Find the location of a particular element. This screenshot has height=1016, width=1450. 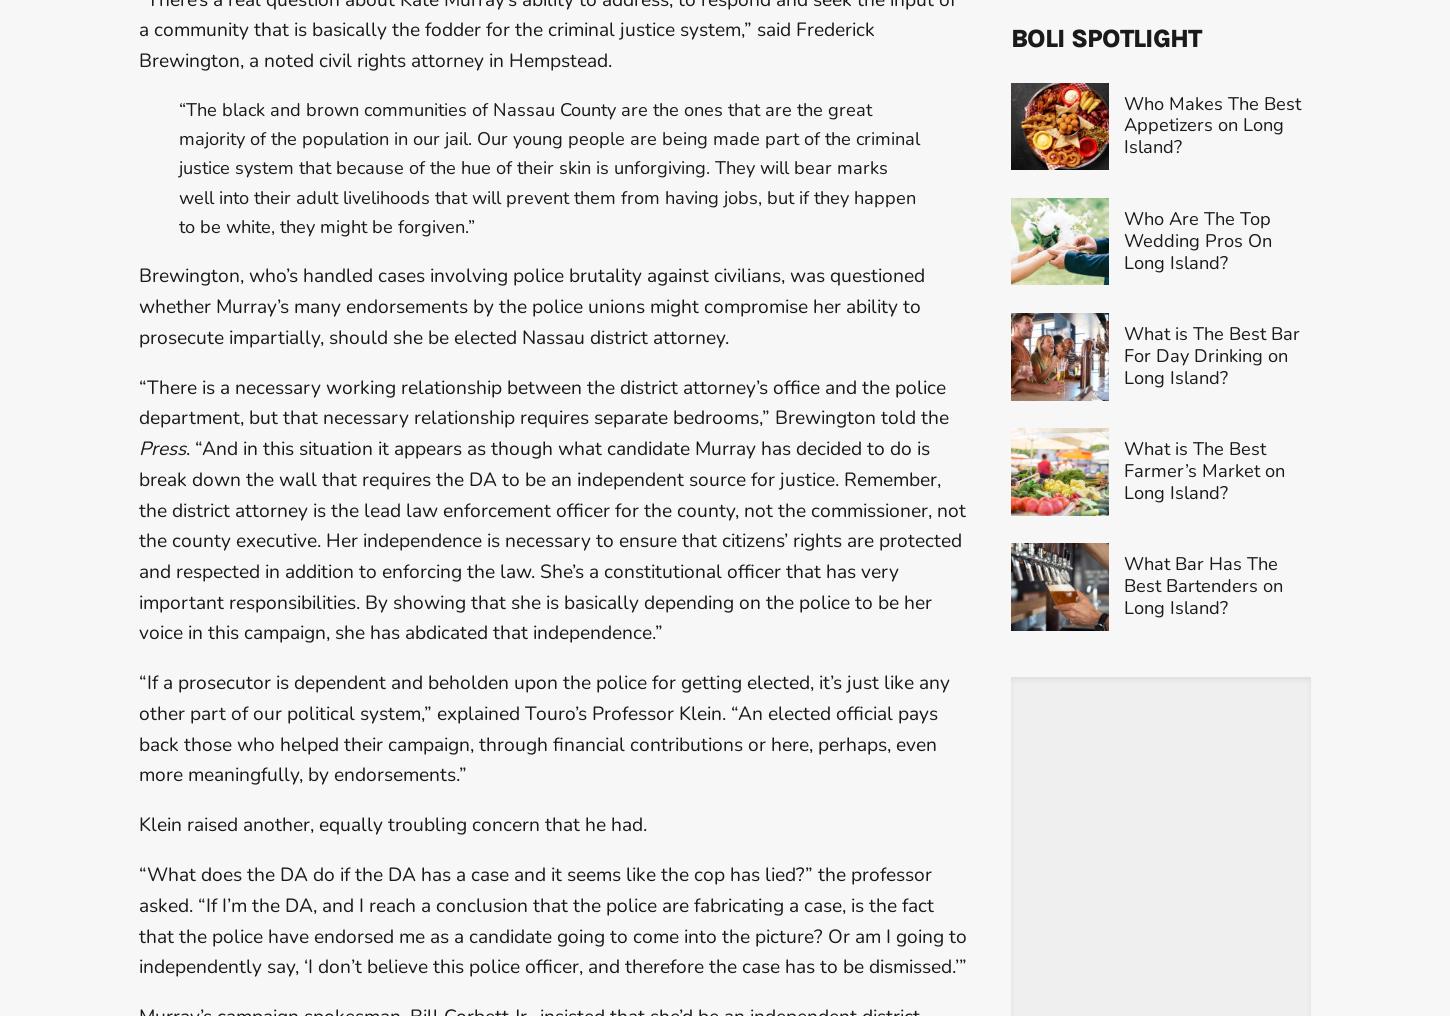

'Brewington, who’s handled cases involving police brutality against civilians, was questioned whether Murray’s many endorsements by the police unions might compromise her ability to prosecute impartially, should she be elected Nassau district attorney.' is located at coordinates (532, 305).